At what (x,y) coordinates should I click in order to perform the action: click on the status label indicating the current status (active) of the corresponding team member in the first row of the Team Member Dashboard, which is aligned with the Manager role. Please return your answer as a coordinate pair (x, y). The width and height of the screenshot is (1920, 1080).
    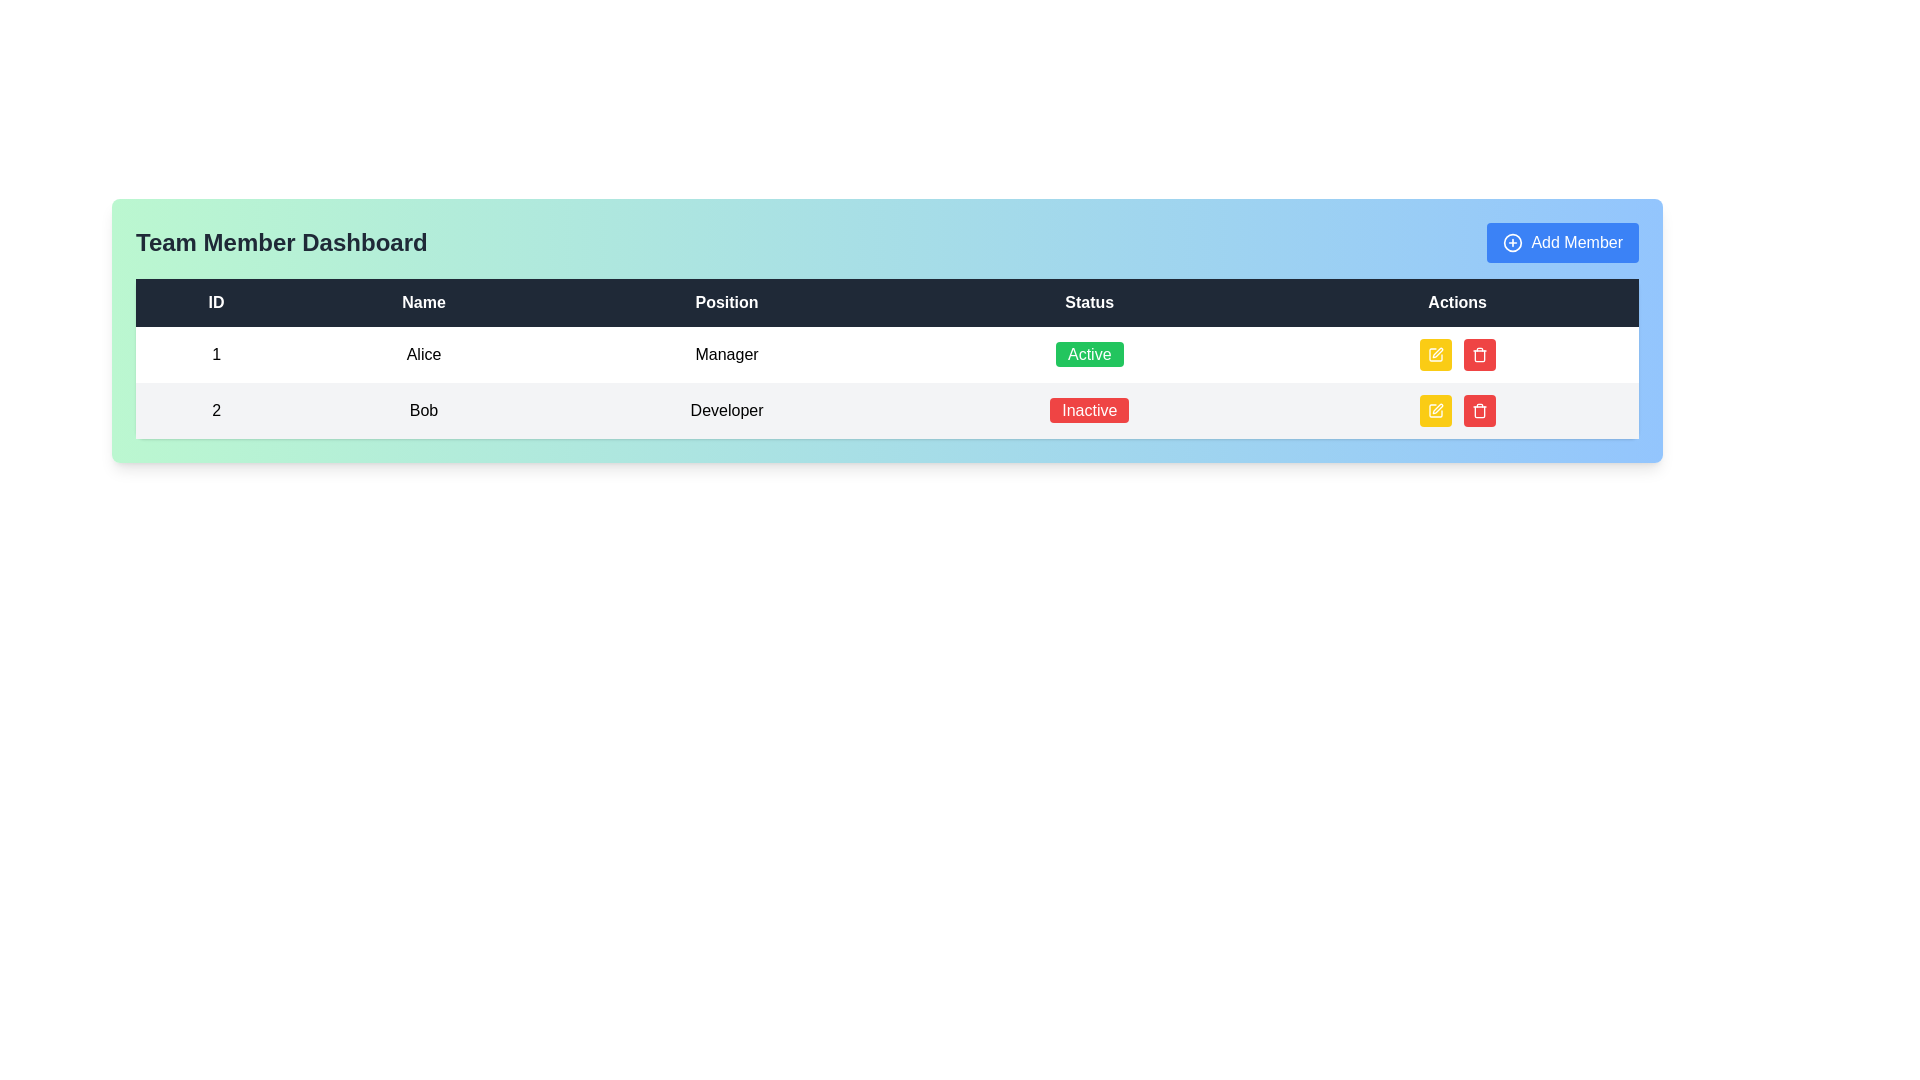
    Looking at the image, I should click on (1088, 353).